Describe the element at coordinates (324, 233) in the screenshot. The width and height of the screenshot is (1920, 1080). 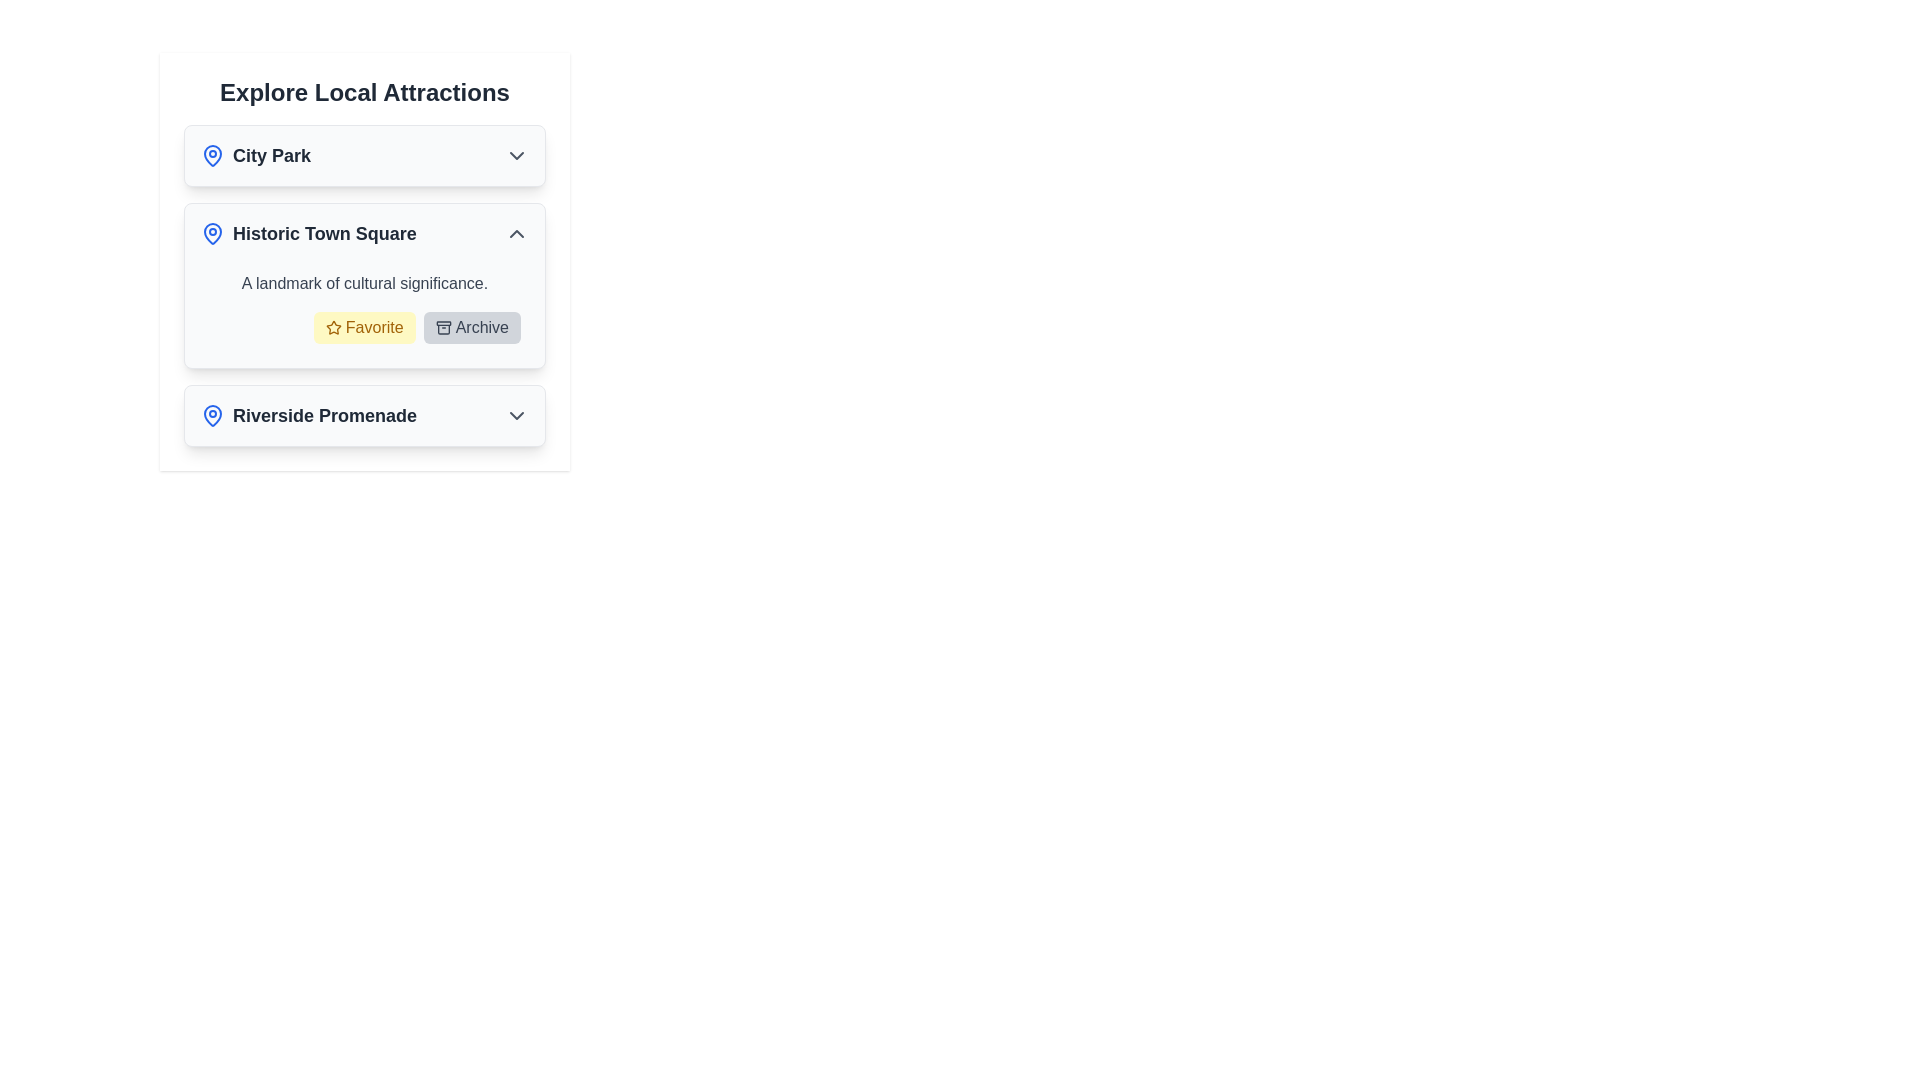
I see `text label 'Historic Town Square' which is styled in bold gray font and serves as the title of the middle card in the 'Explore Local Attractions' section` at that location.